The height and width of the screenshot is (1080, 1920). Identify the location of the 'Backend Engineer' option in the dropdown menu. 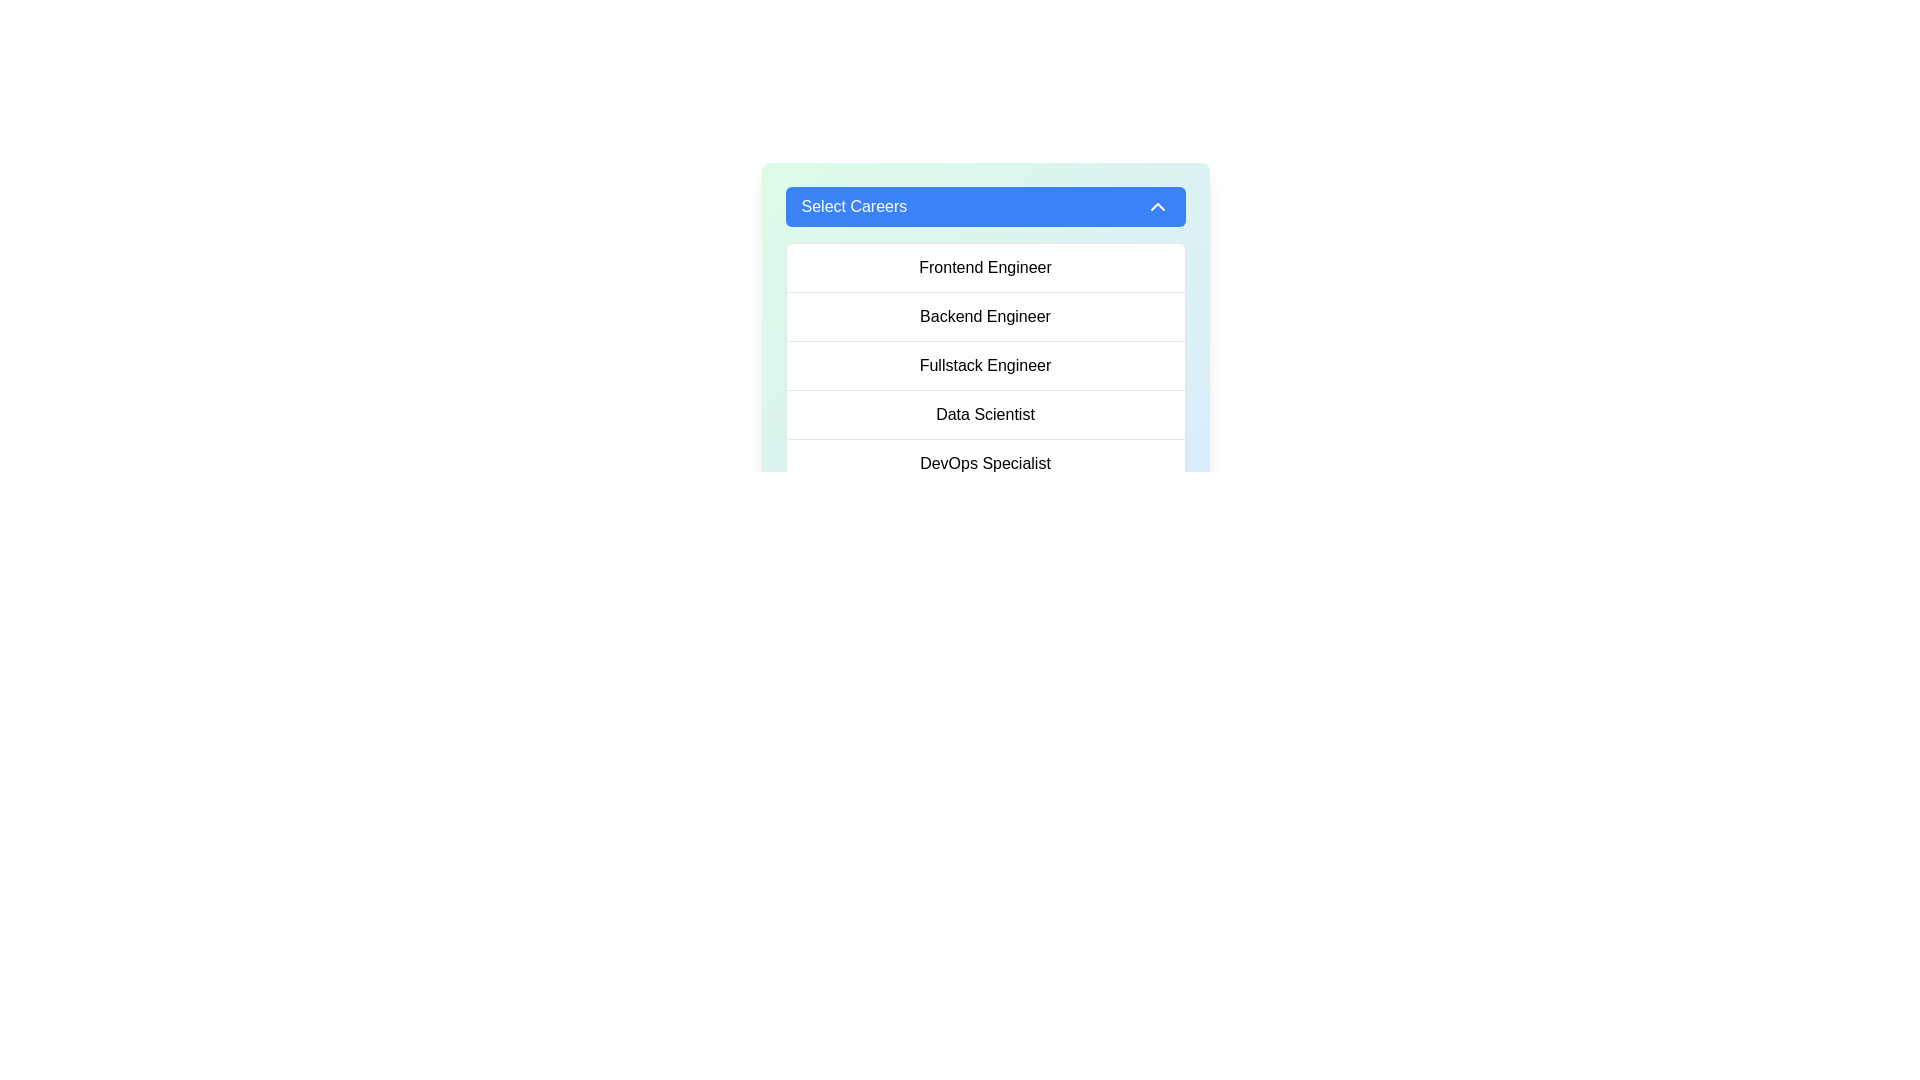
(985, 315).